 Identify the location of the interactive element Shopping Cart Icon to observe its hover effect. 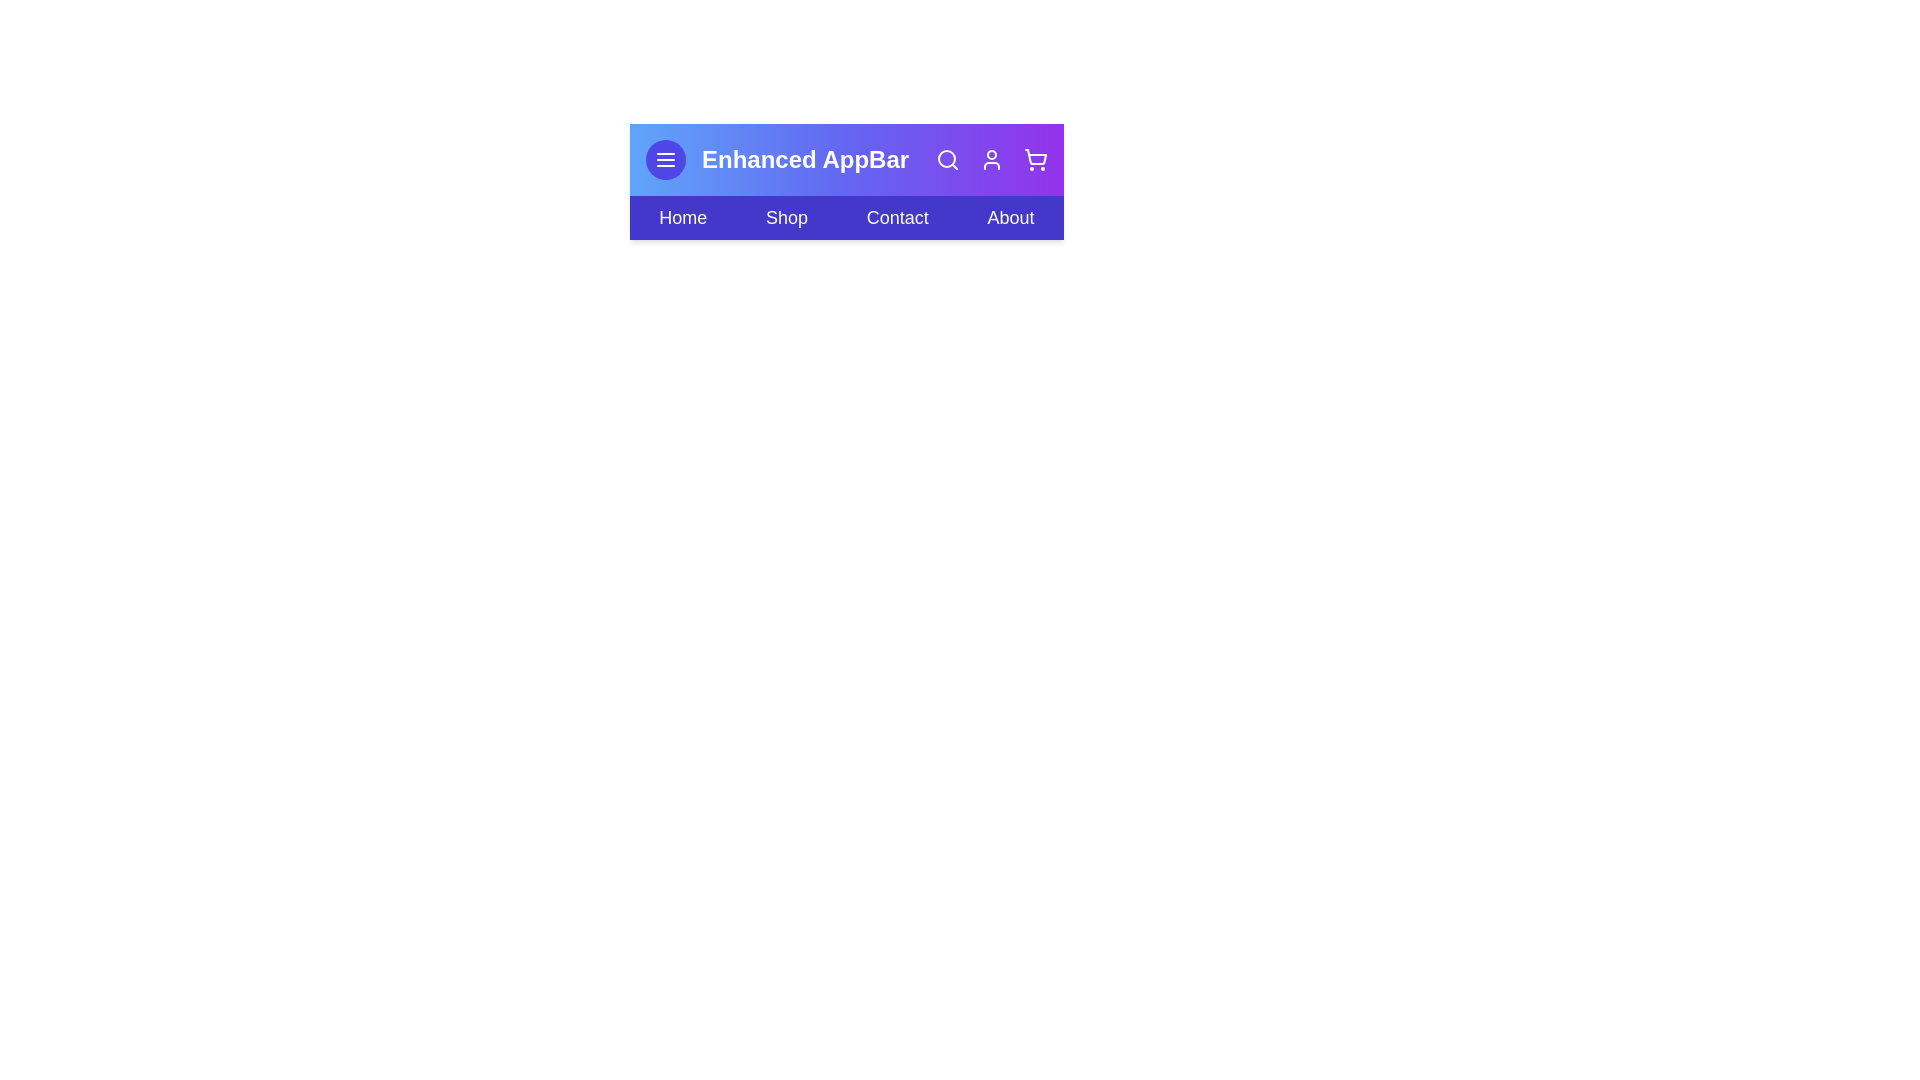
(1036, 158).